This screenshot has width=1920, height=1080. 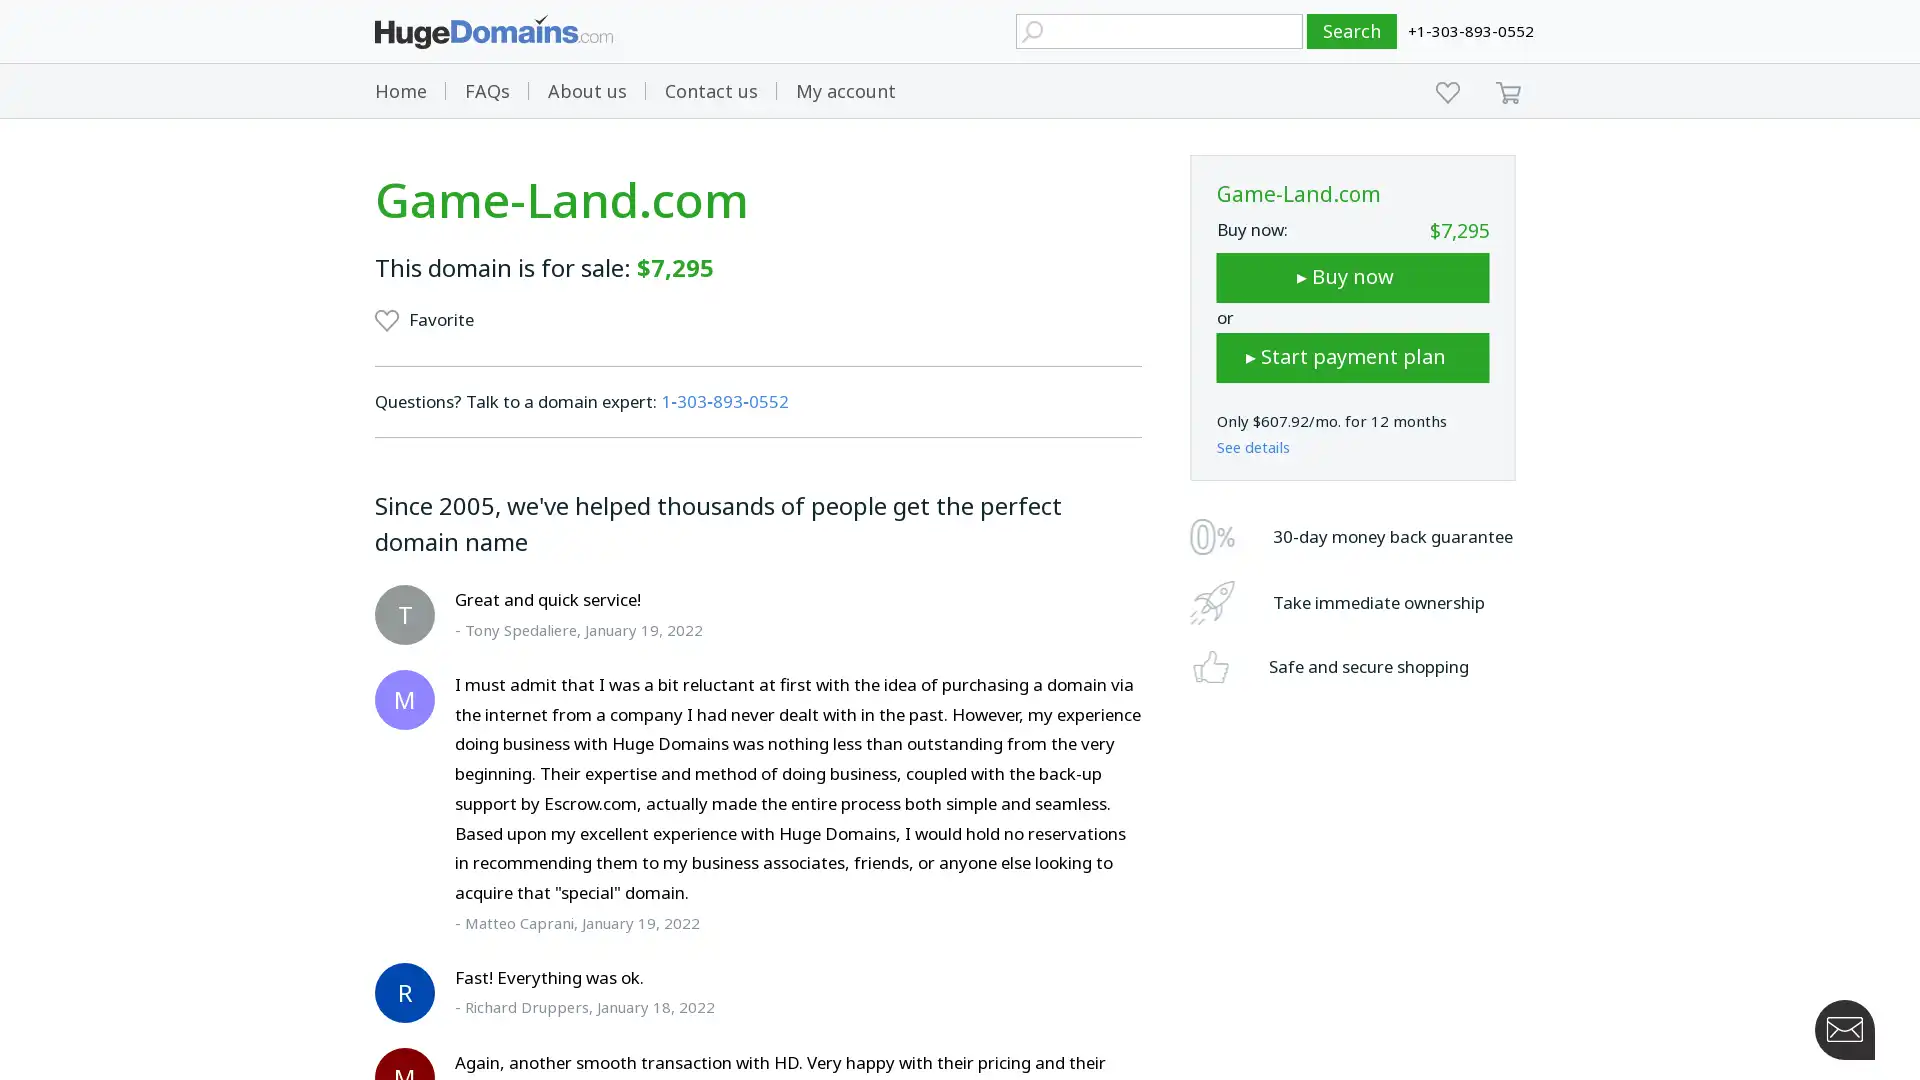 I want to click on Search, so click(x=1352, y=31).